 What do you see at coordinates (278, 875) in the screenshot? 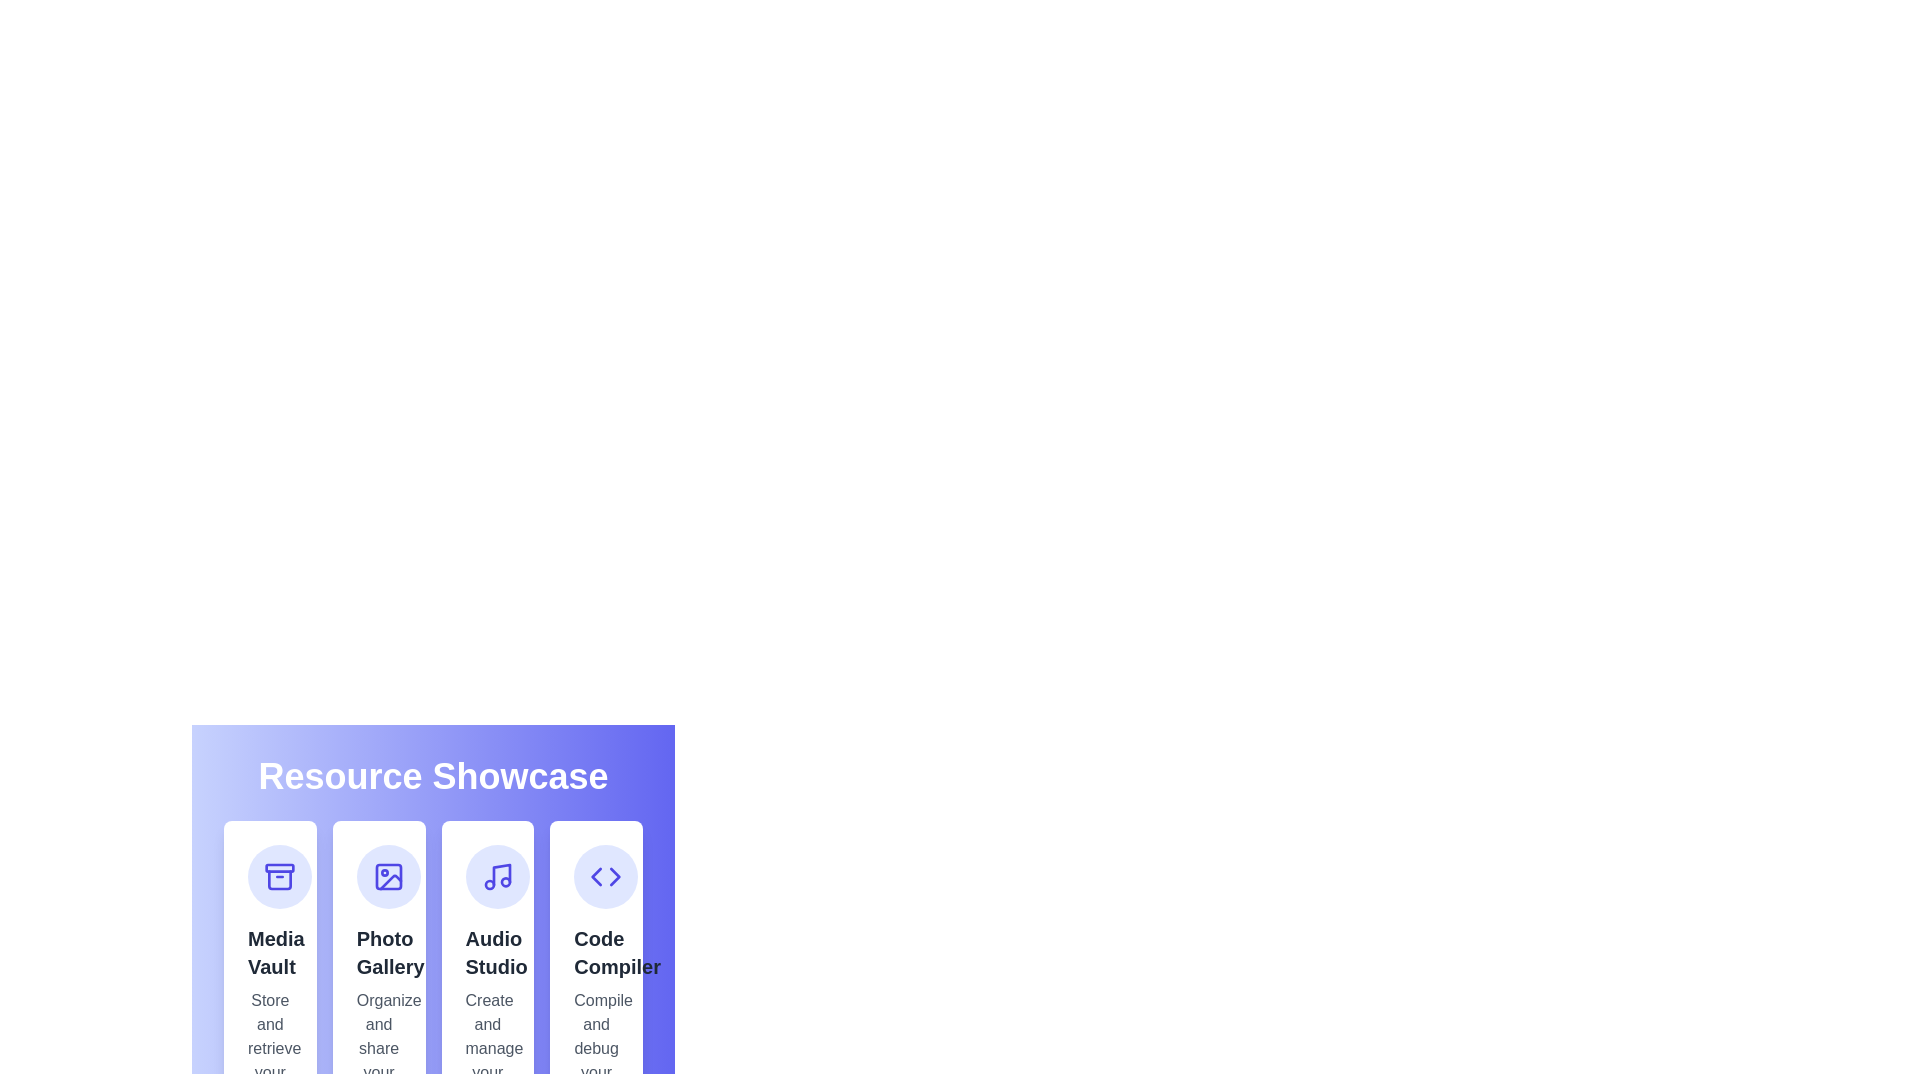
I see `the circular icon with a light indigo background and indigo-colored archive symbol, located above the 'Media Vault' text block in the leftmost card of the grid under the 'Resource Showcase' heading` at bounding box center [278, 875].